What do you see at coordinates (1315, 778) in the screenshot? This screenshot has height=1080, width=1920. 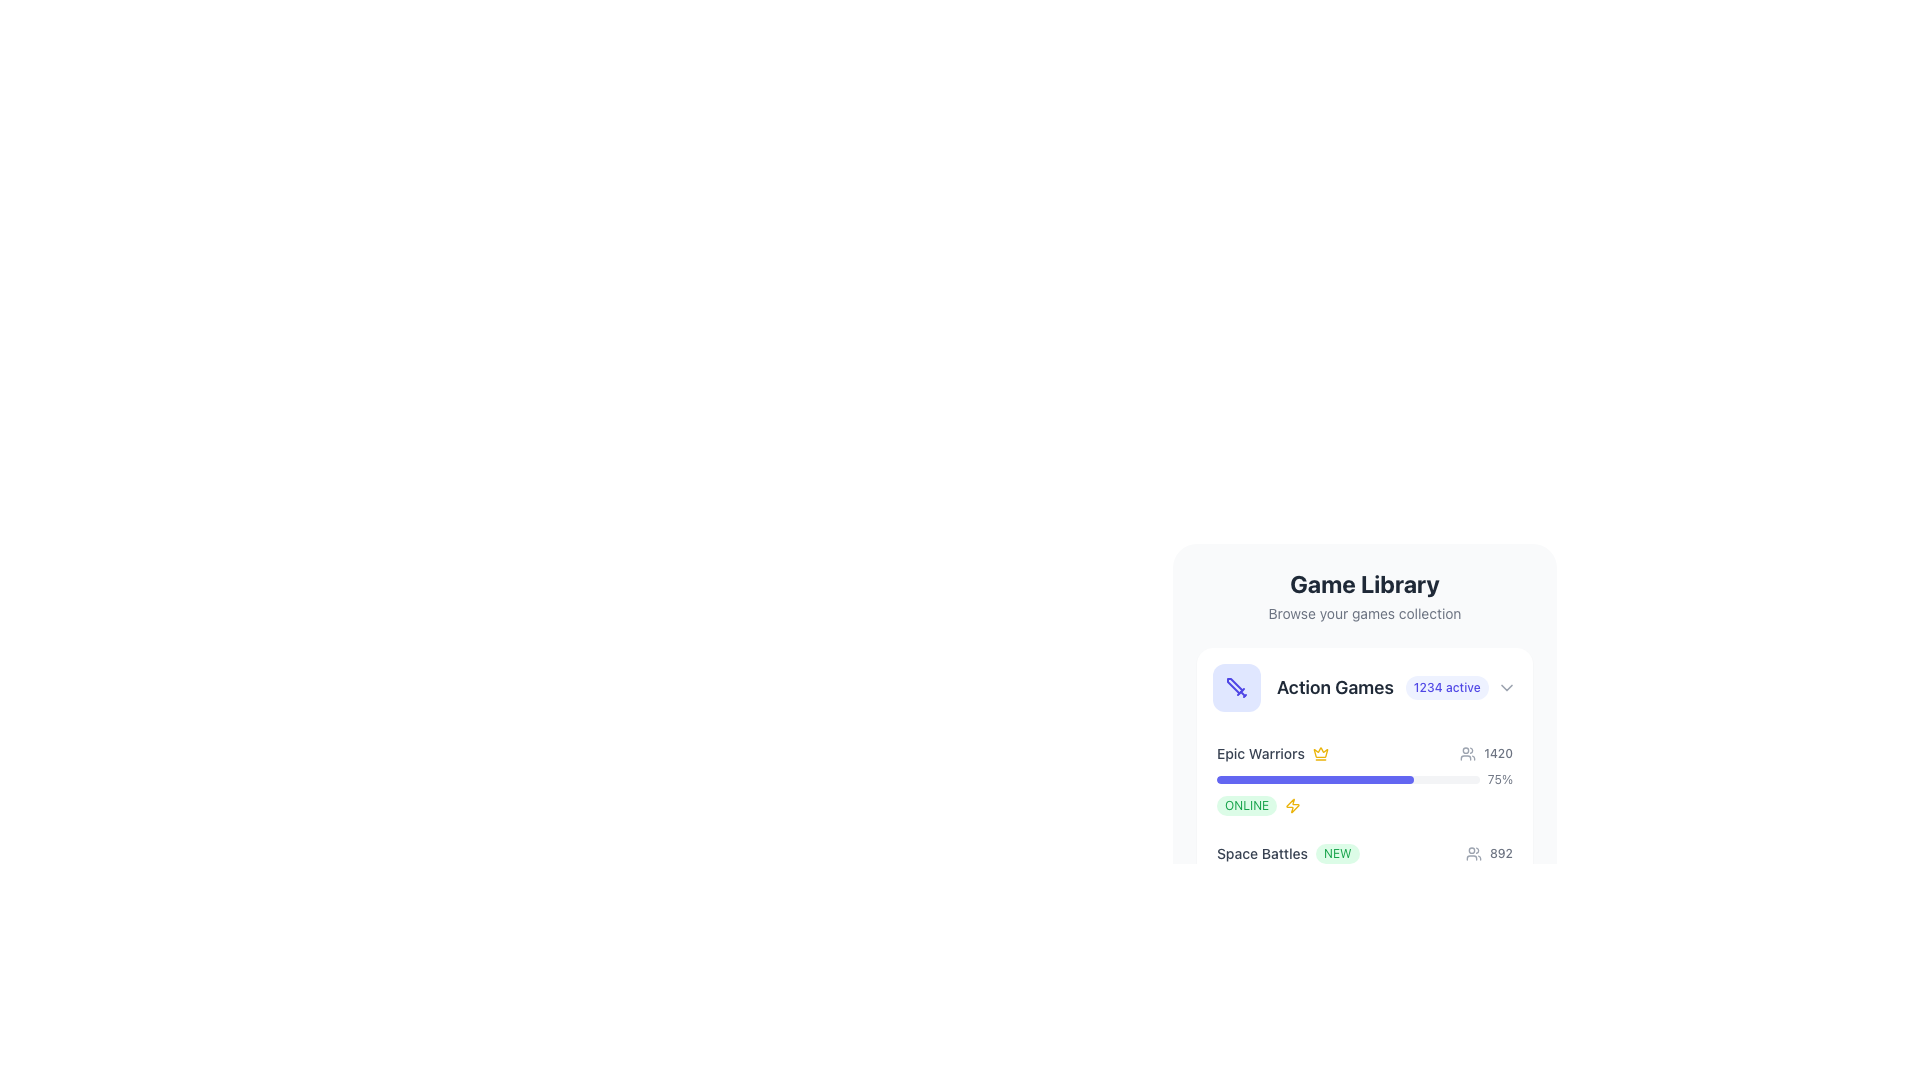 I see `the Progress bar that visually represents a 75% completion metric, located below the 'Epic Warriors' text and aligned with the '75%' numerical indicator` at bounding box center [1315, 778].